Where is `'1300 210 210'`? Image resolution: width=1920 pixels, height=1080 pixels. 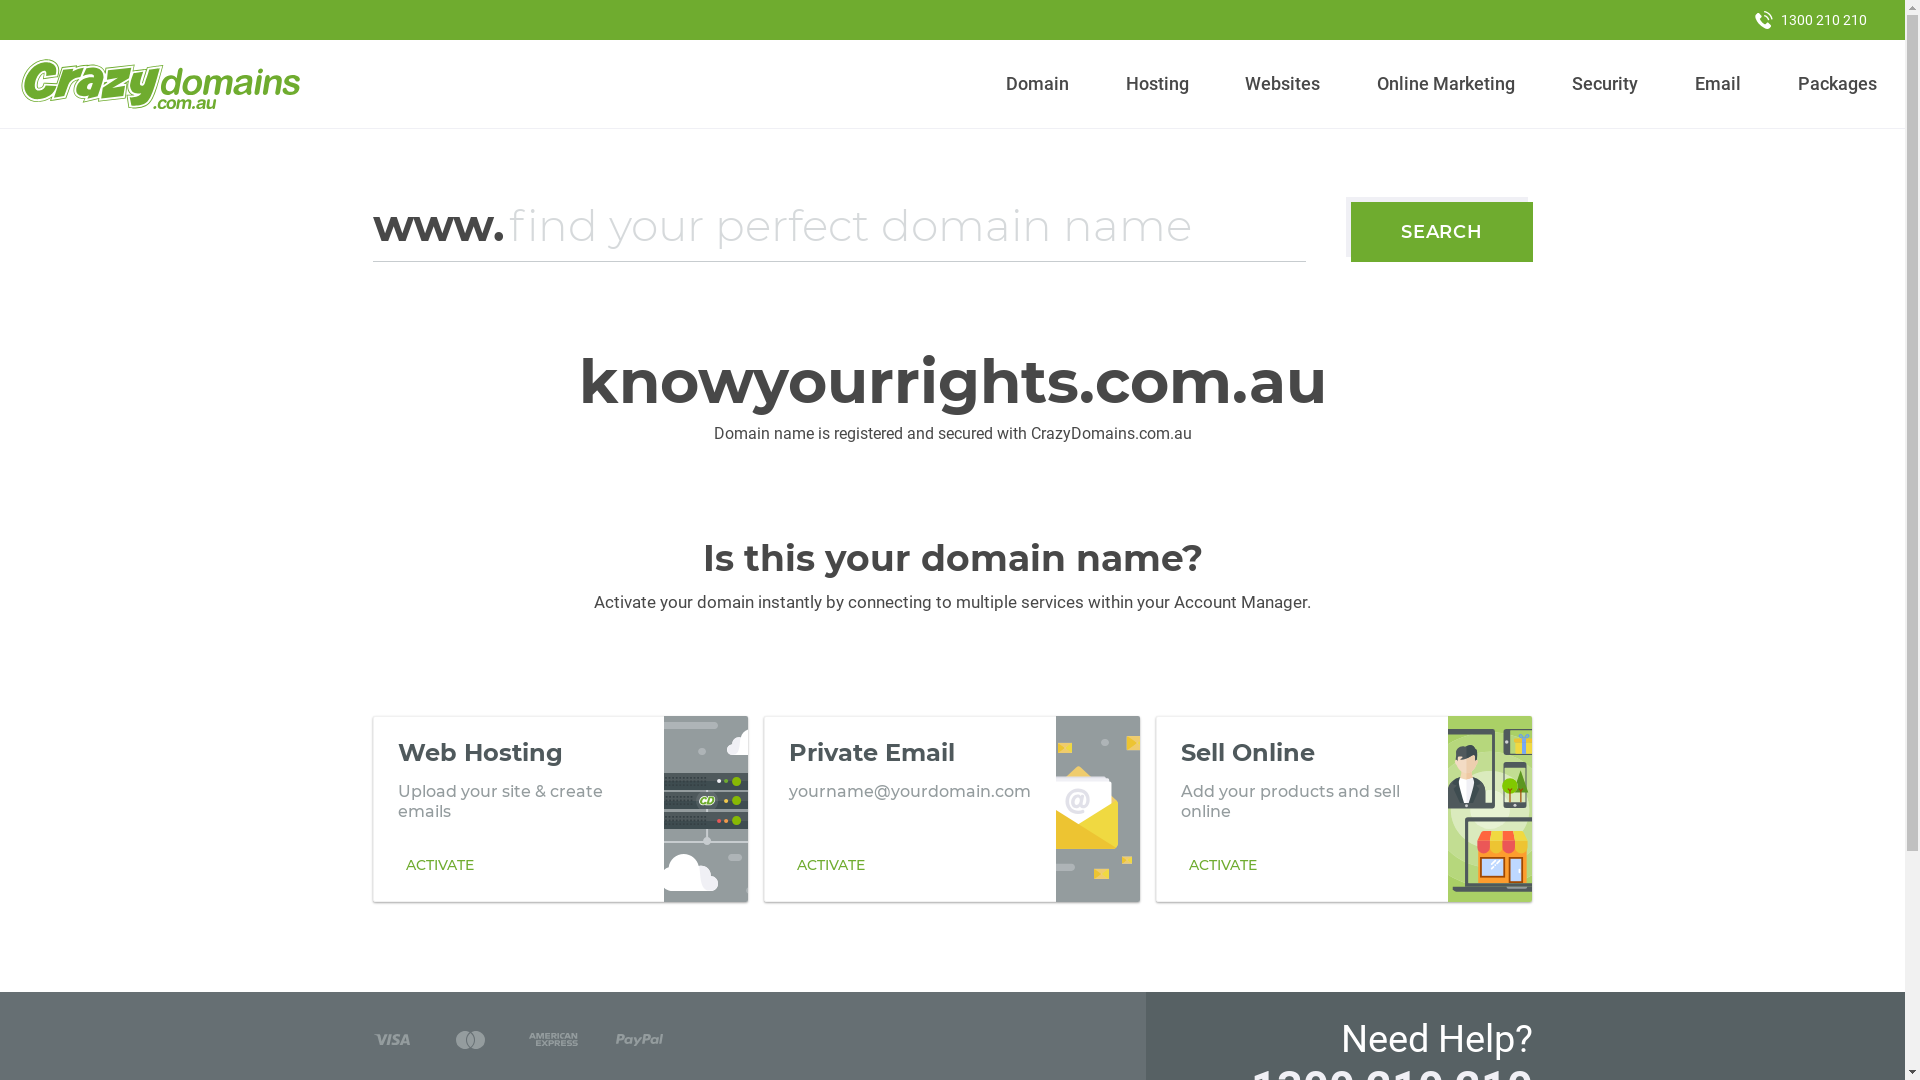
'1300 210 210' is located at coordinates (1810, 19).